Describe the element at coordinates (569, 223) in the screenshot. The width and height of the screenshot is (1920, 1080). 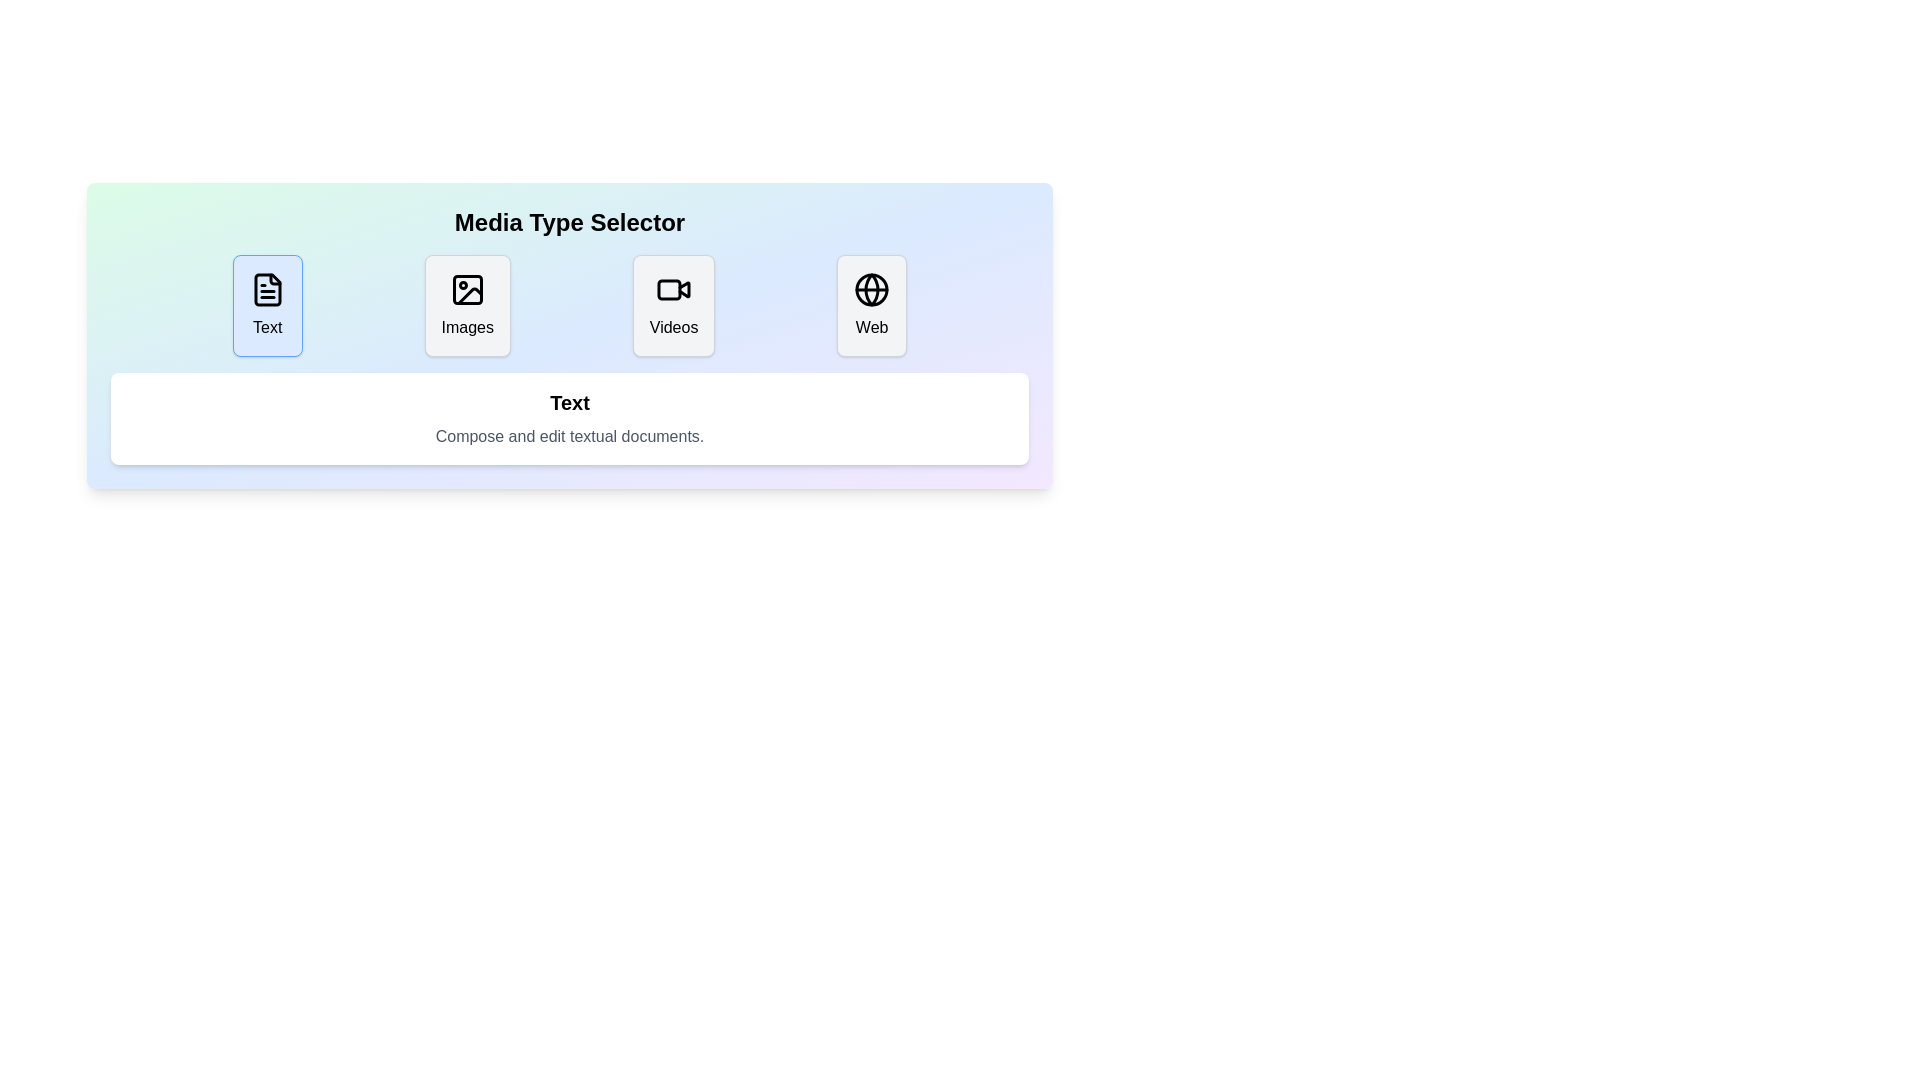
I see `the static text element that serves as a header indicating the purpose of selecting a media type, positioned above the interactive buttons` at that location.